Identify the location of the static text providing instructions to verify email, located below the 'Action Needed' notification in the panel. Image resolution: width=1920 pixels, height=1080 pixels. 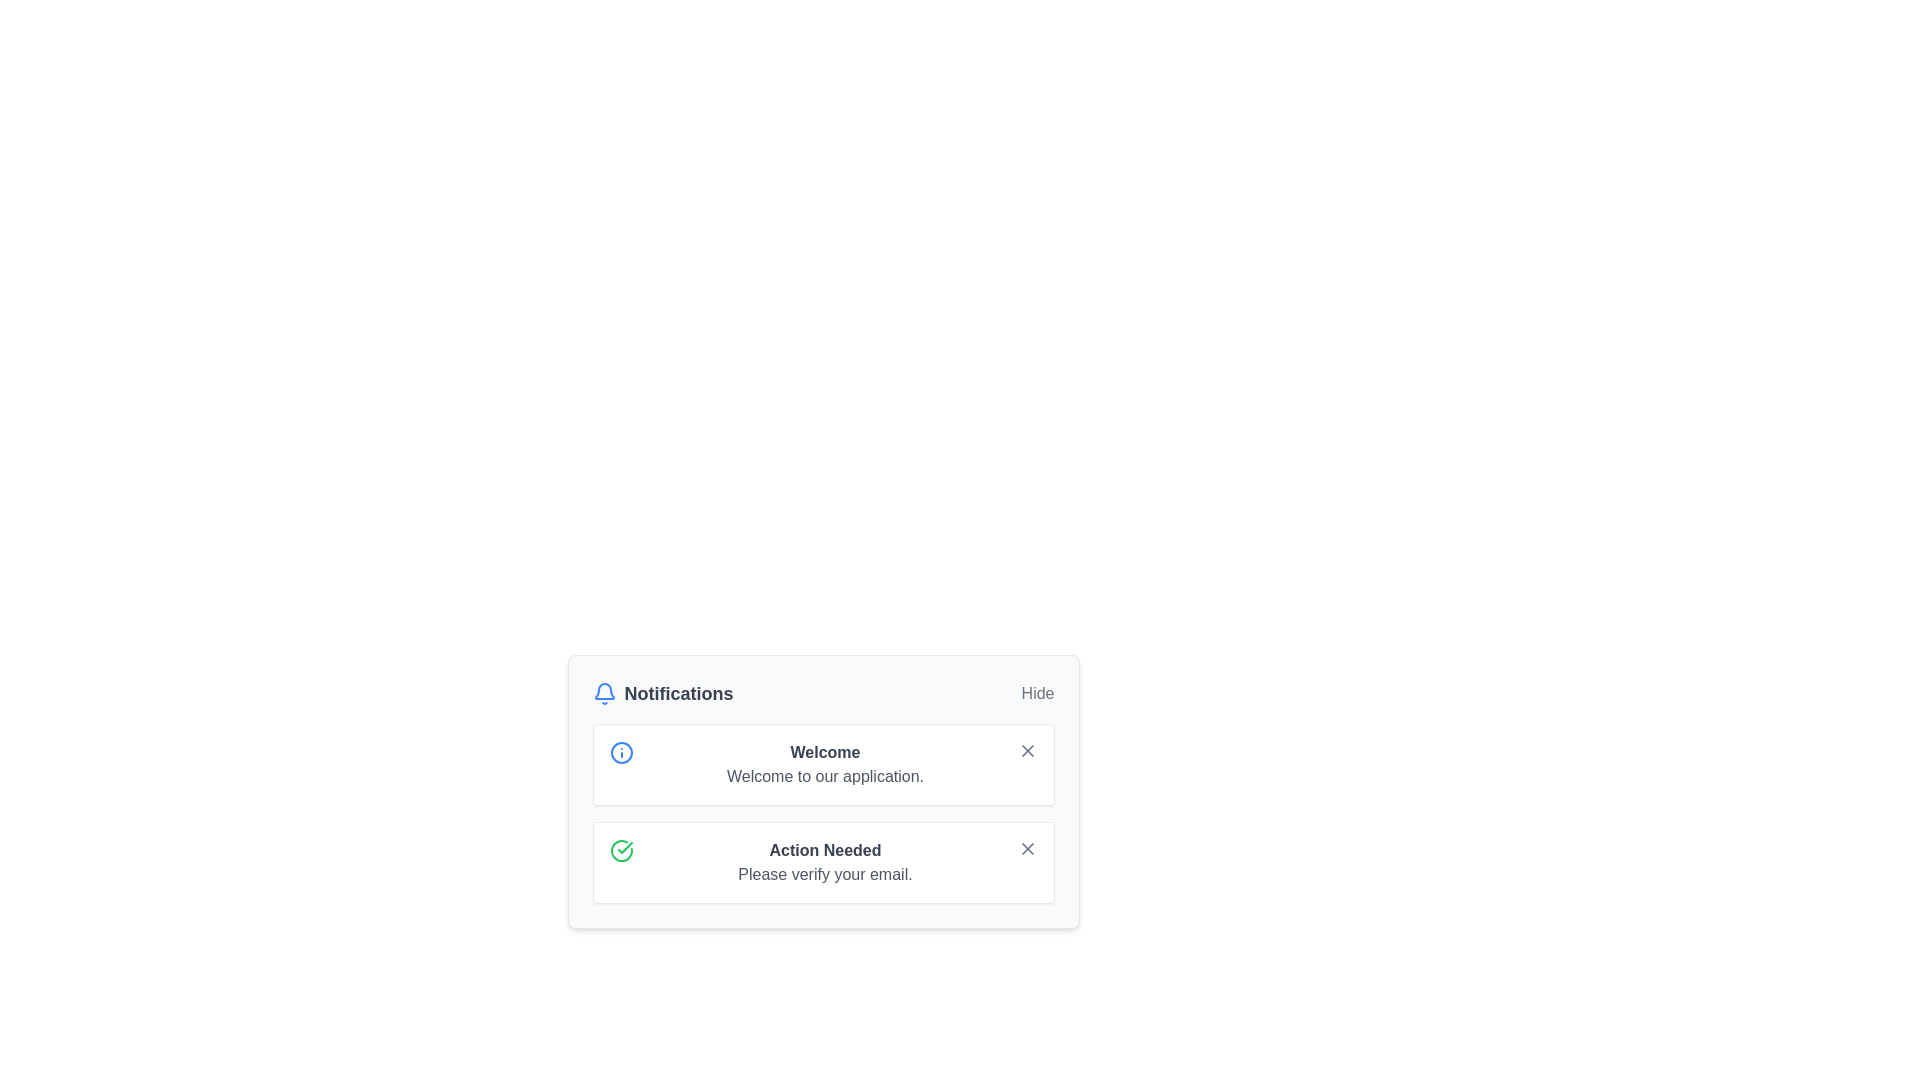
(825, 874).